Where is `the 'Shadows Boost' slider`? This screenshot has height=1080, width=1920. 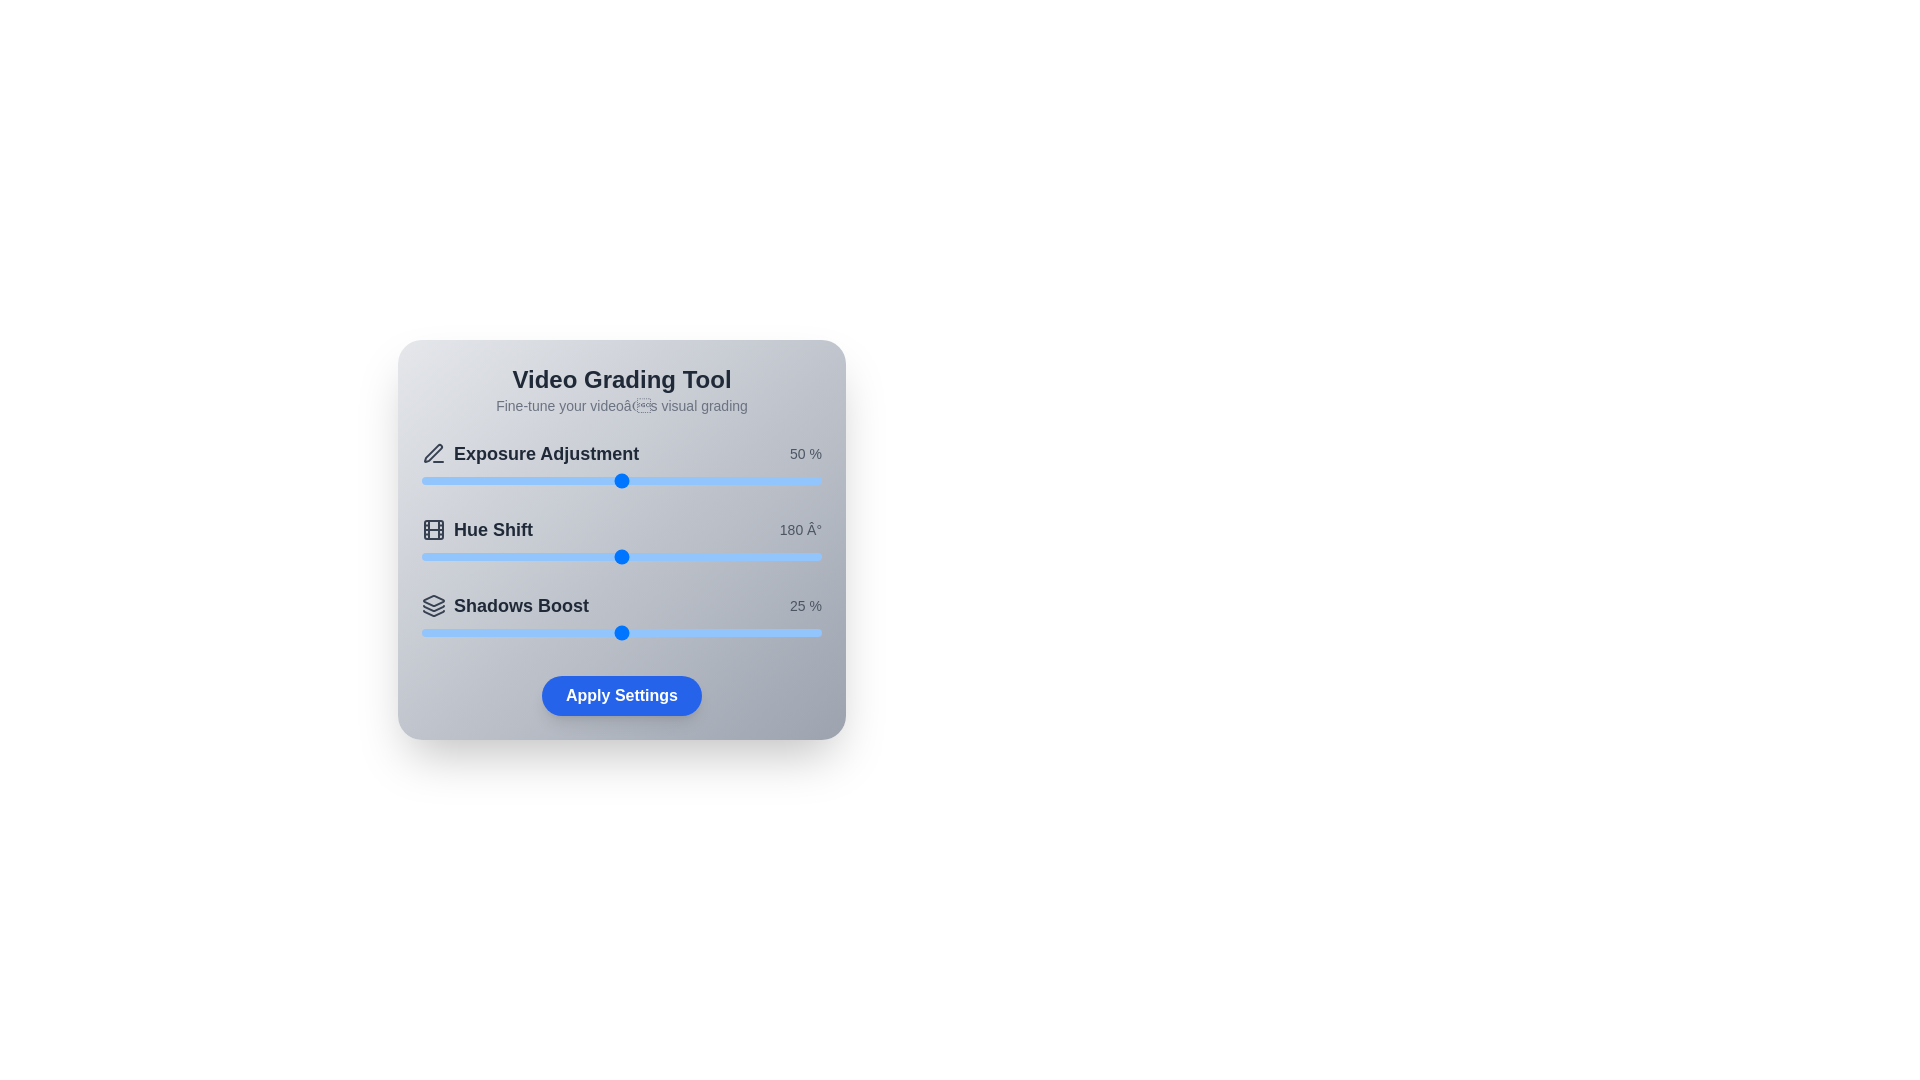 the 'Shadows Boost' slider is located at coordinates (765, 632).